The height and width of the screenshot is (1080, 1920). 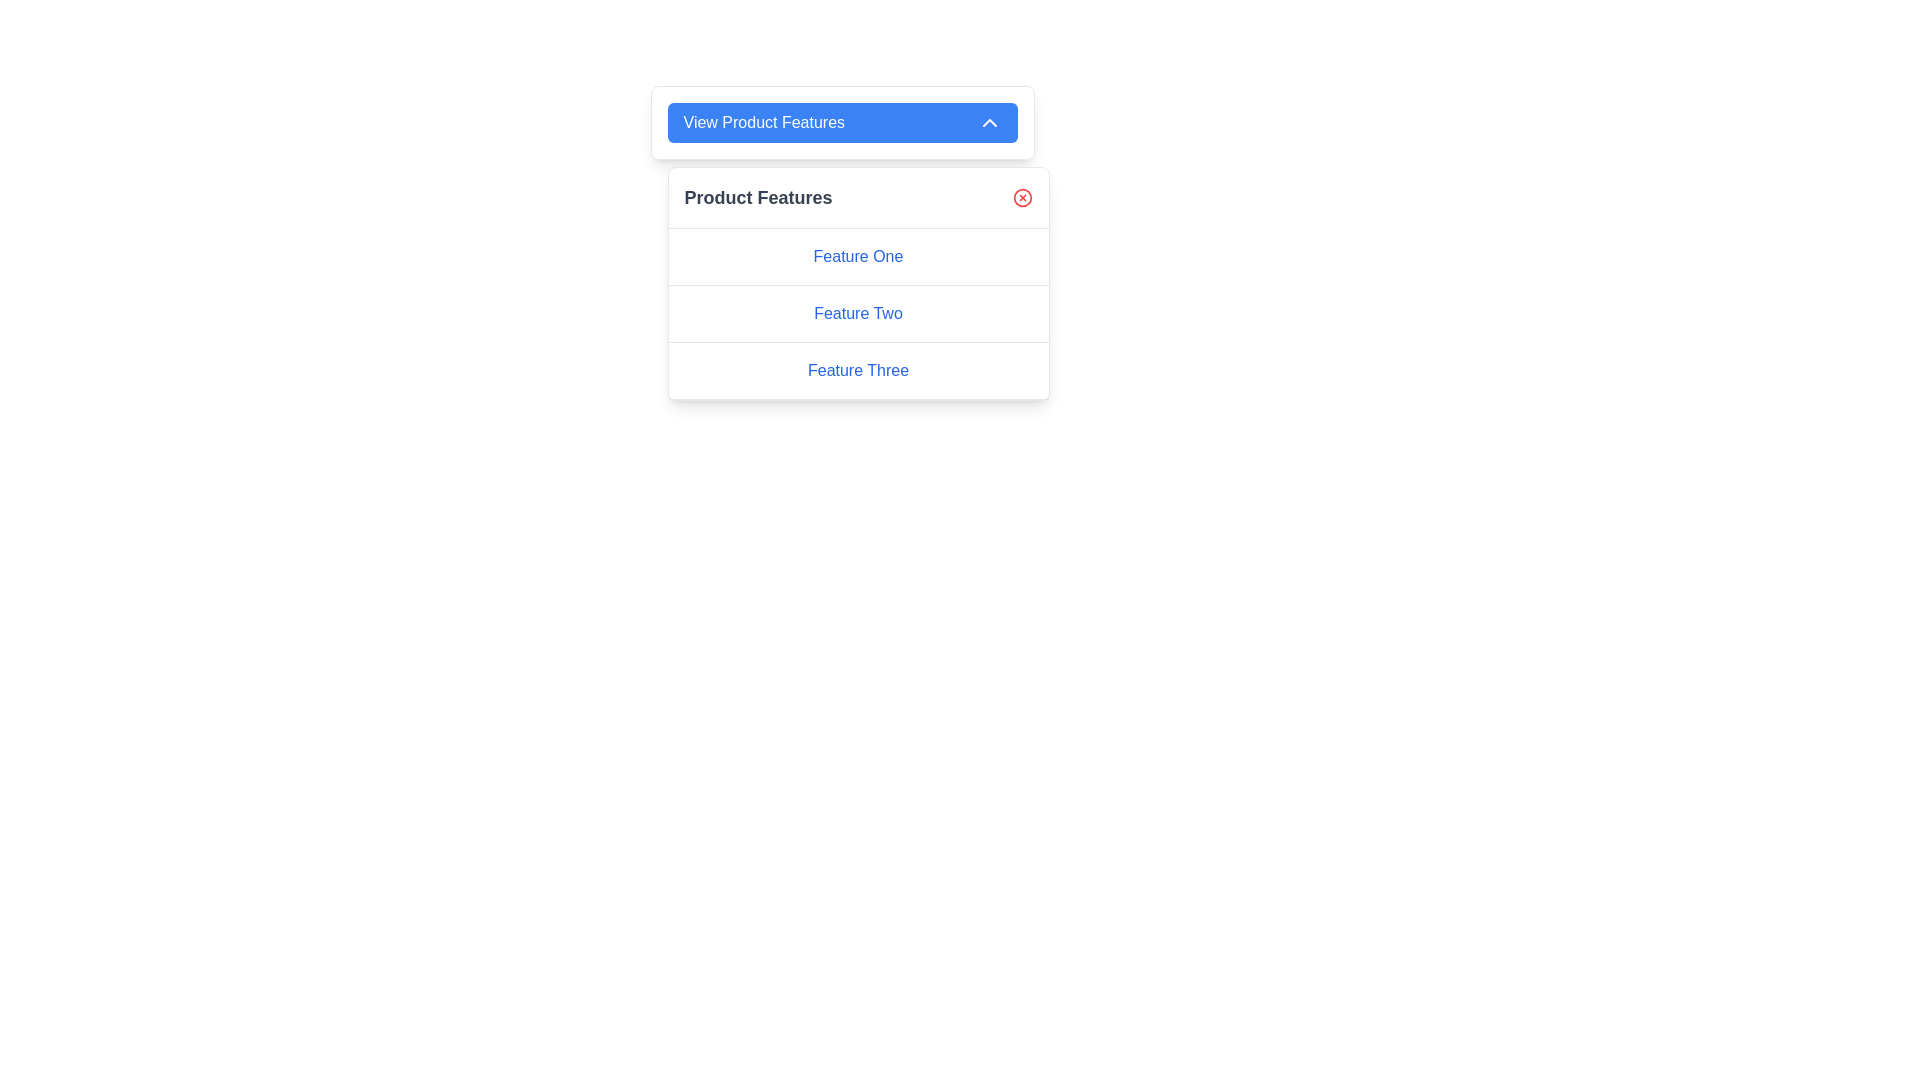 I want to click on the dropdown menu located just below the 'View Product Features' button, which displays a list of features related to the product, so click(x=858, y=284).